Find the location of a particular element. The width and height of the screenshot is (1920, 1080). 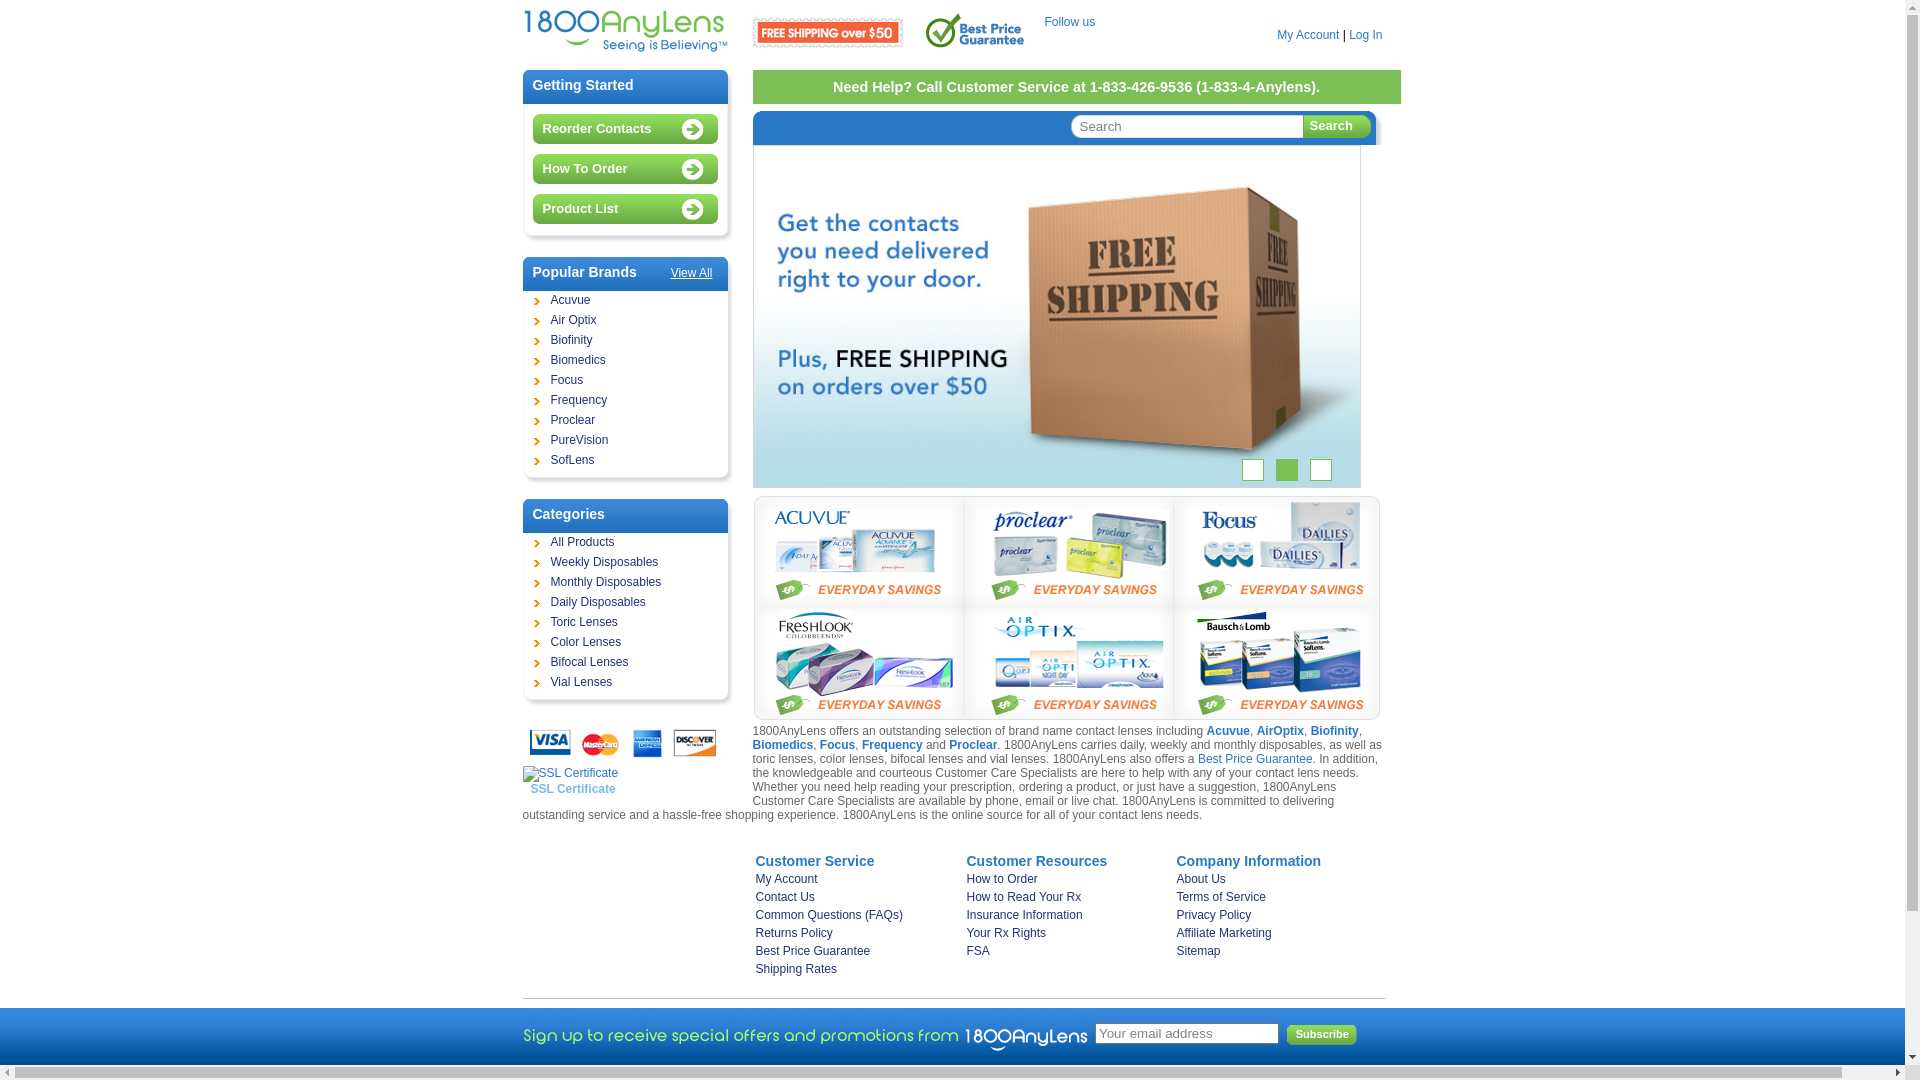

'Frequency' is located at coordinates (624, 401).